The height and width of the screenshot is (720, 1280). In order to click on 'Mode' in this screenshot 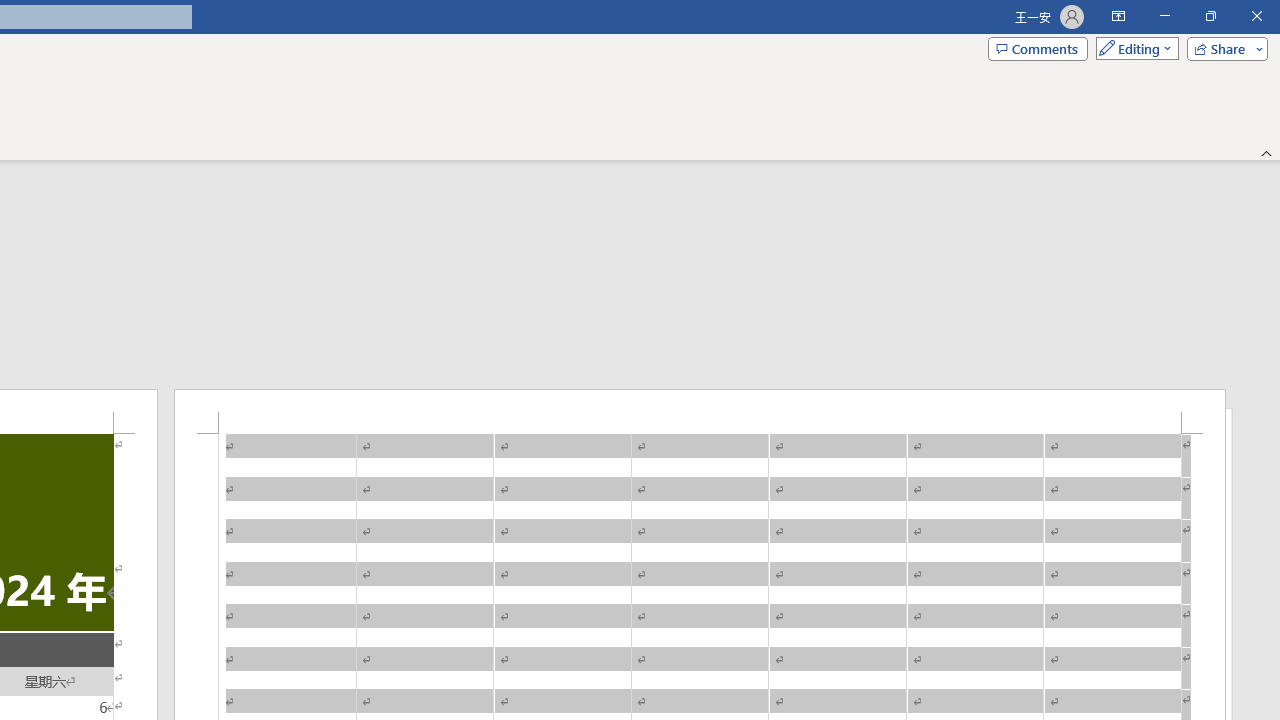, I will do `click(1133, 47)`.